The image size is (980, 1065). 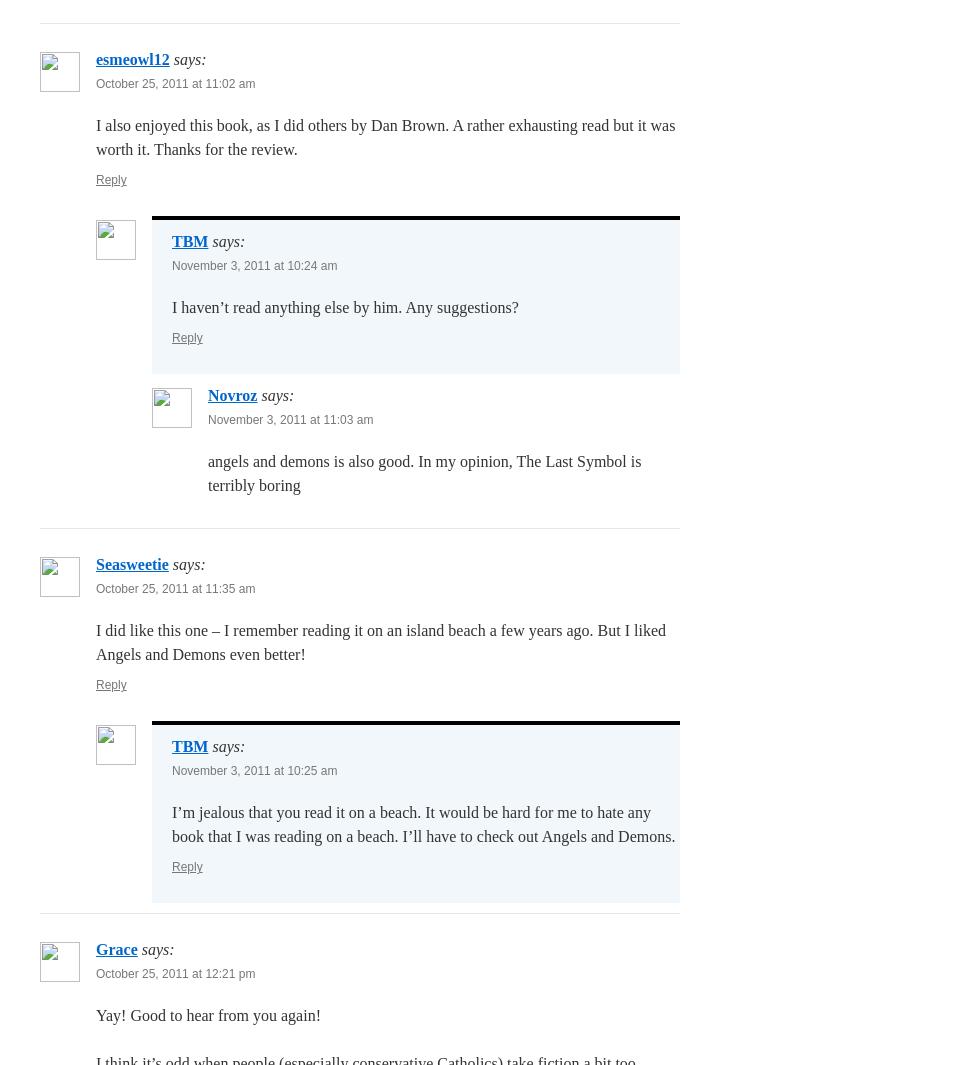 I want to click on 'October 25, 2011 at 11:35 am', so click(x=175, y=589).